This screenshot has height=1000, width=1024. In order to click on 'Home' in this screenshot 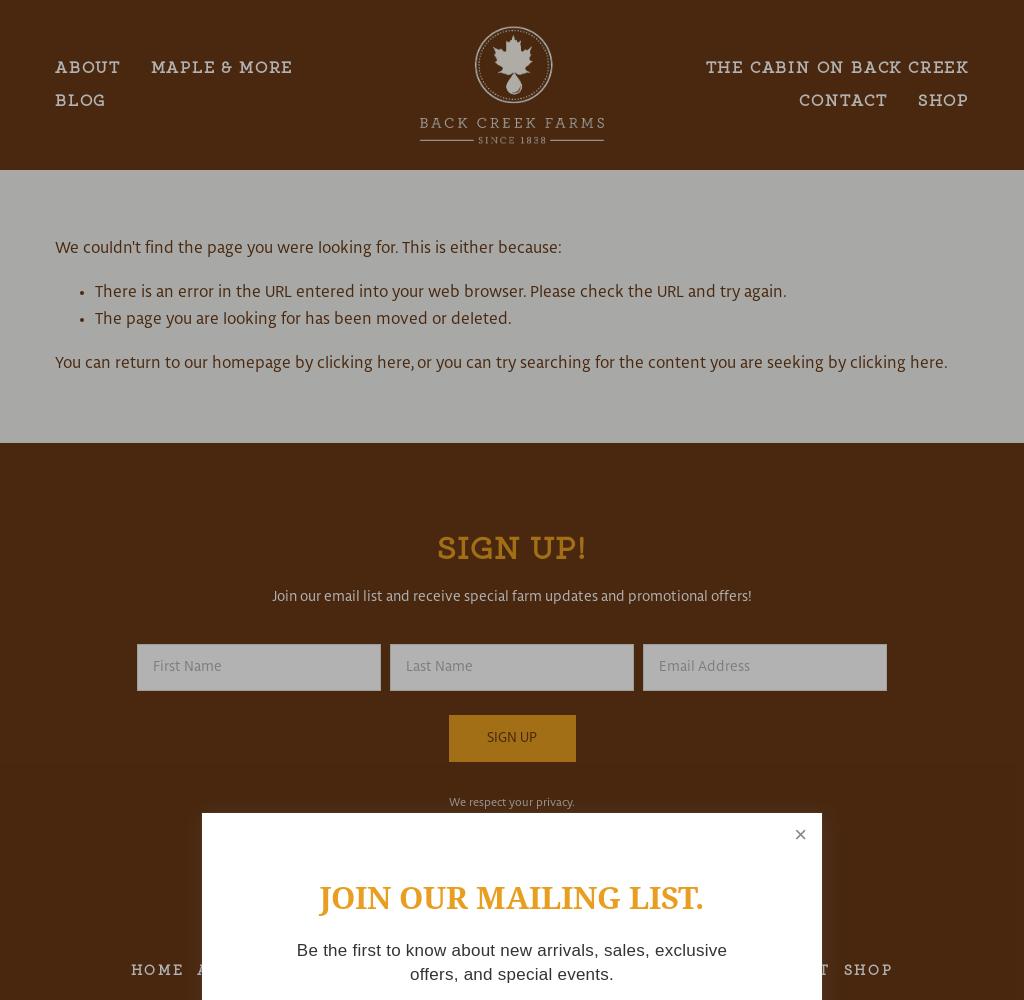, I will do `click(155, 968)`.